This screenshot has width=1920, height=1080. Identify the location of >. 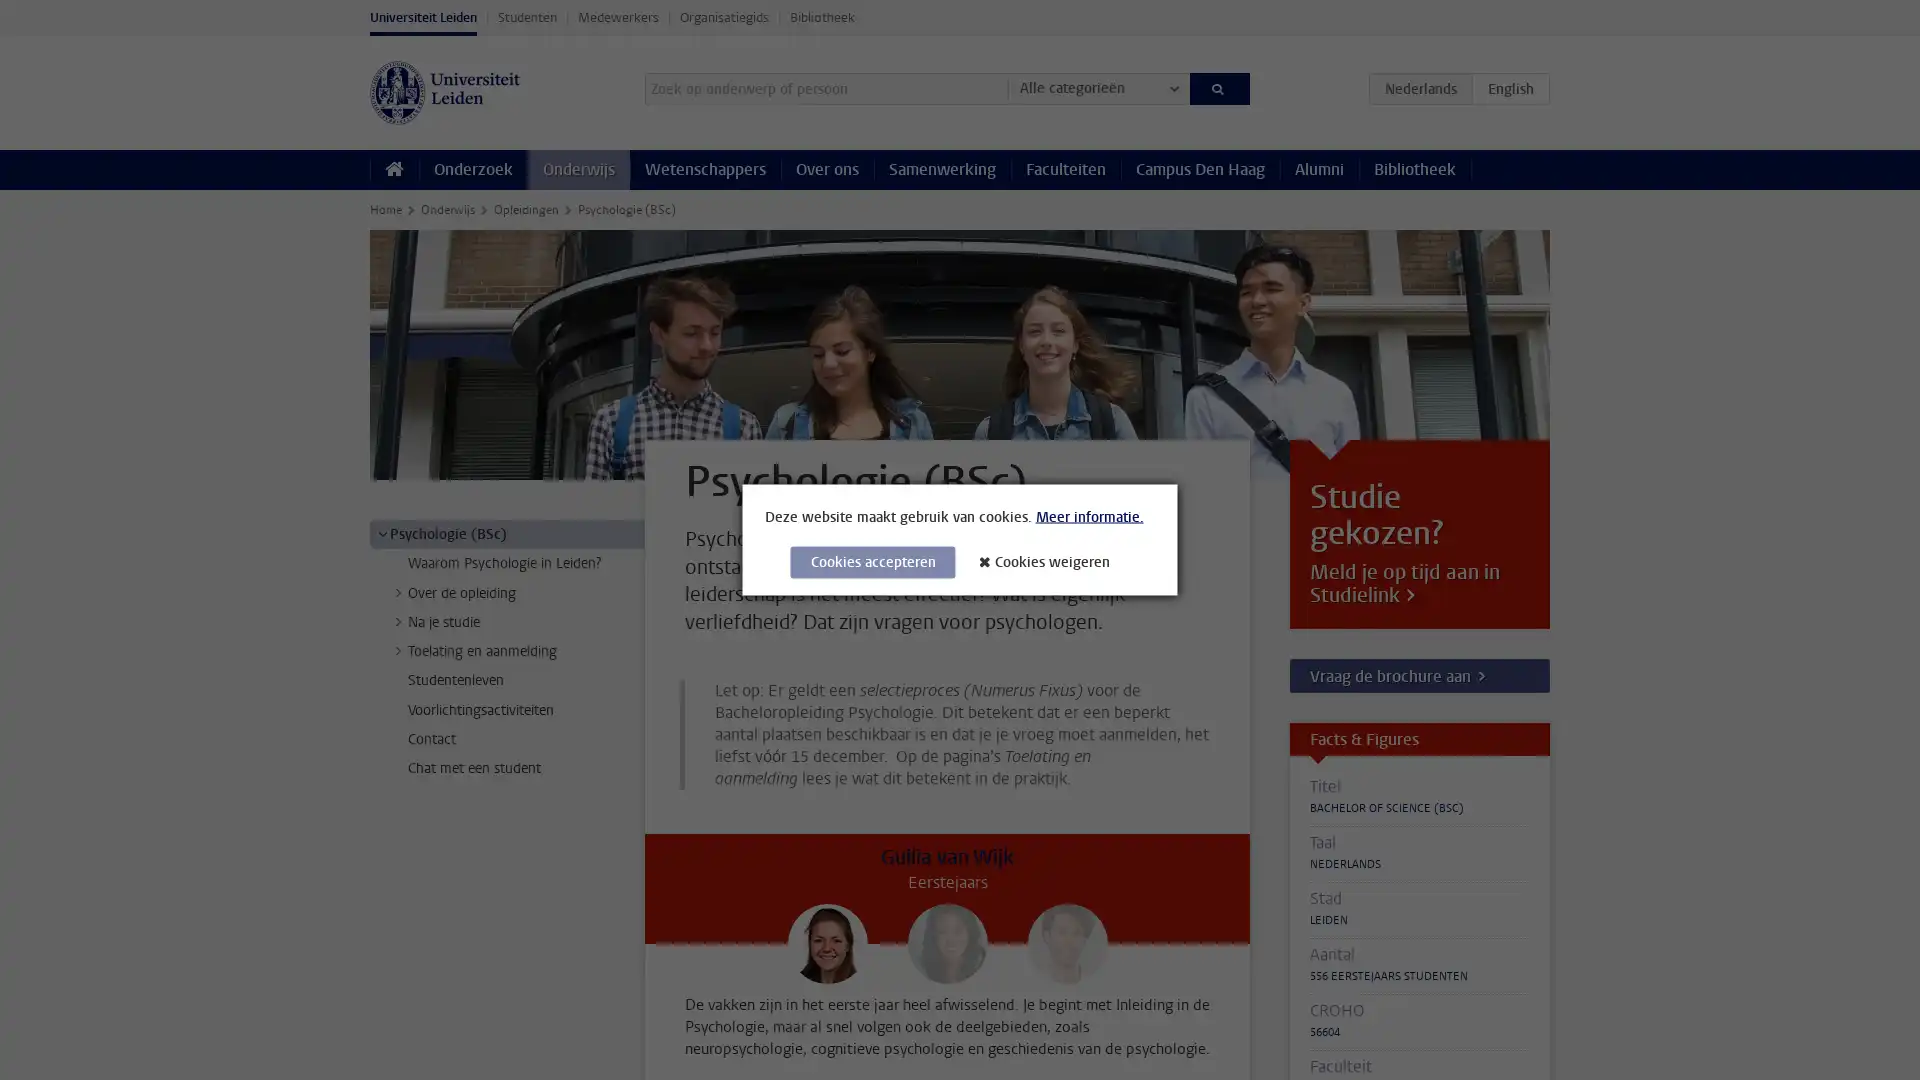
(398, 590).